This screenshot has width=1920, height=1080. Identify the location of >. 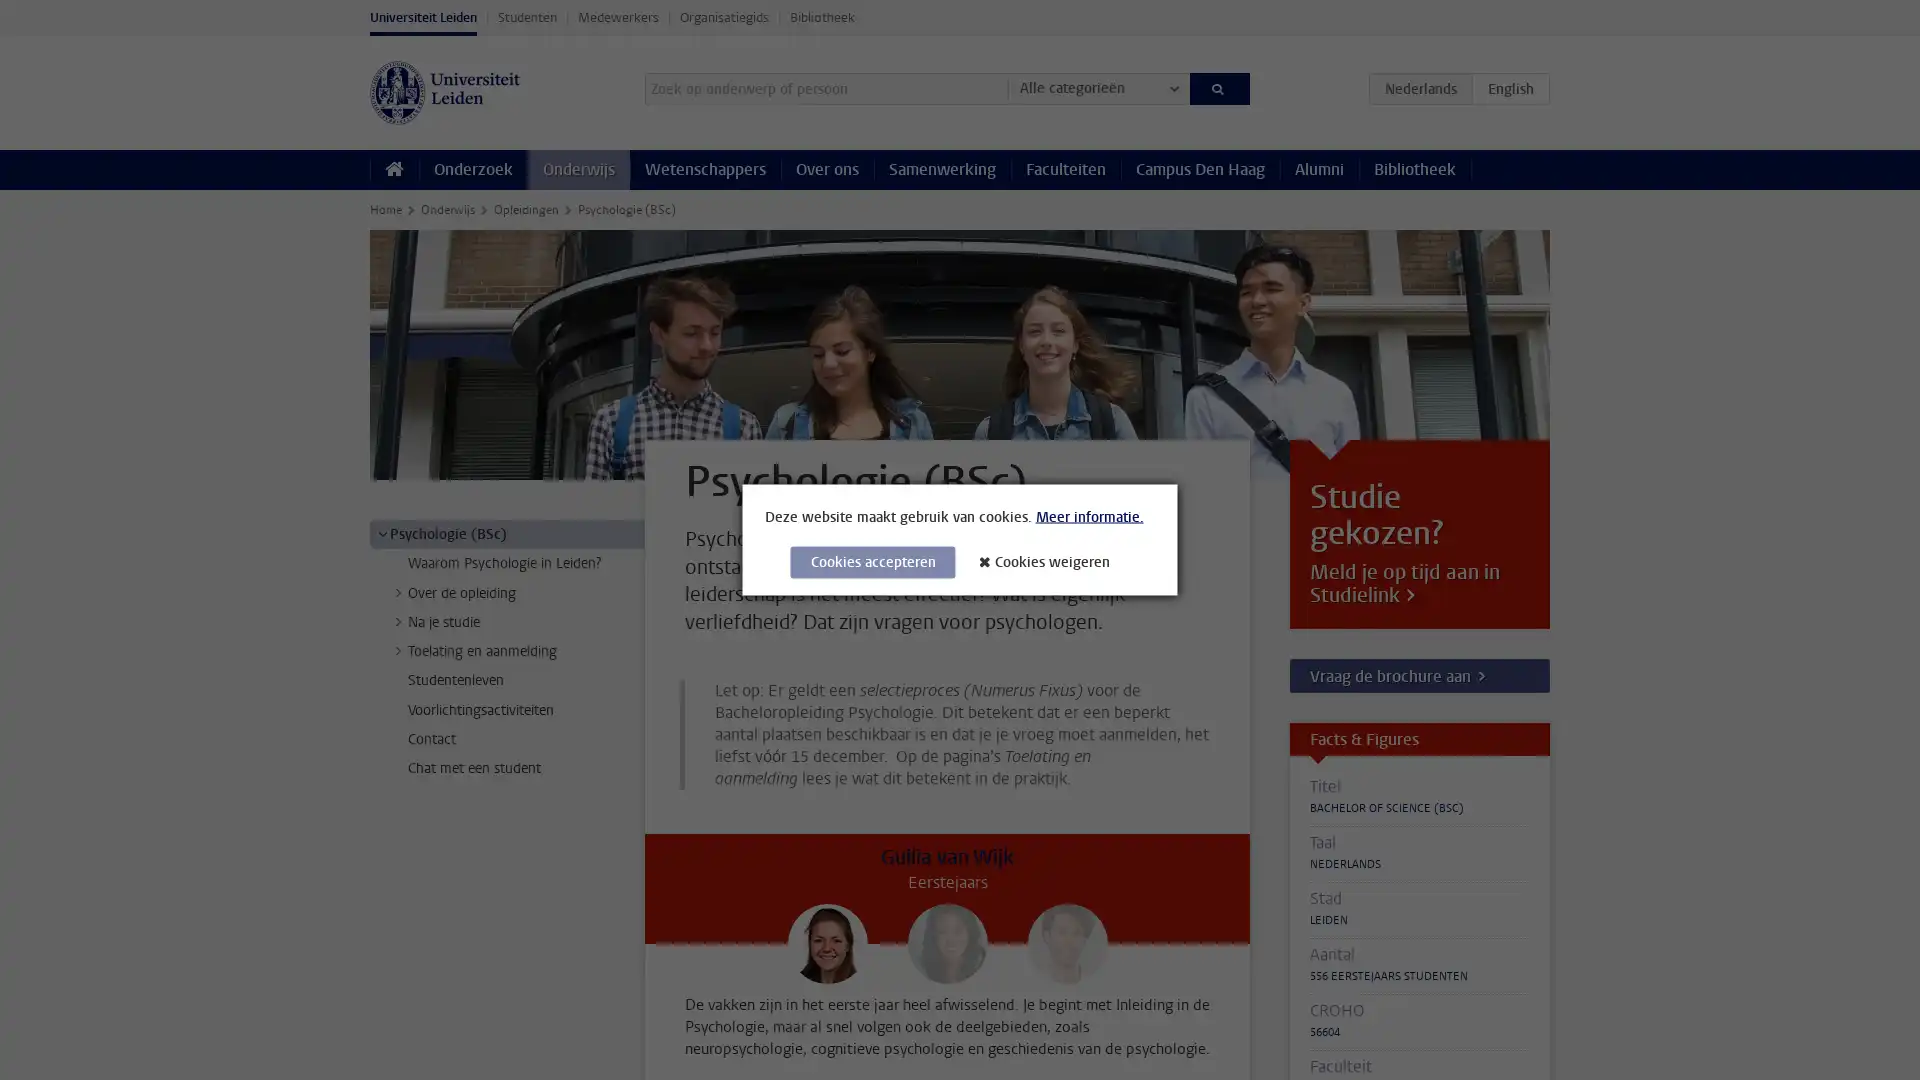
(398, 590).